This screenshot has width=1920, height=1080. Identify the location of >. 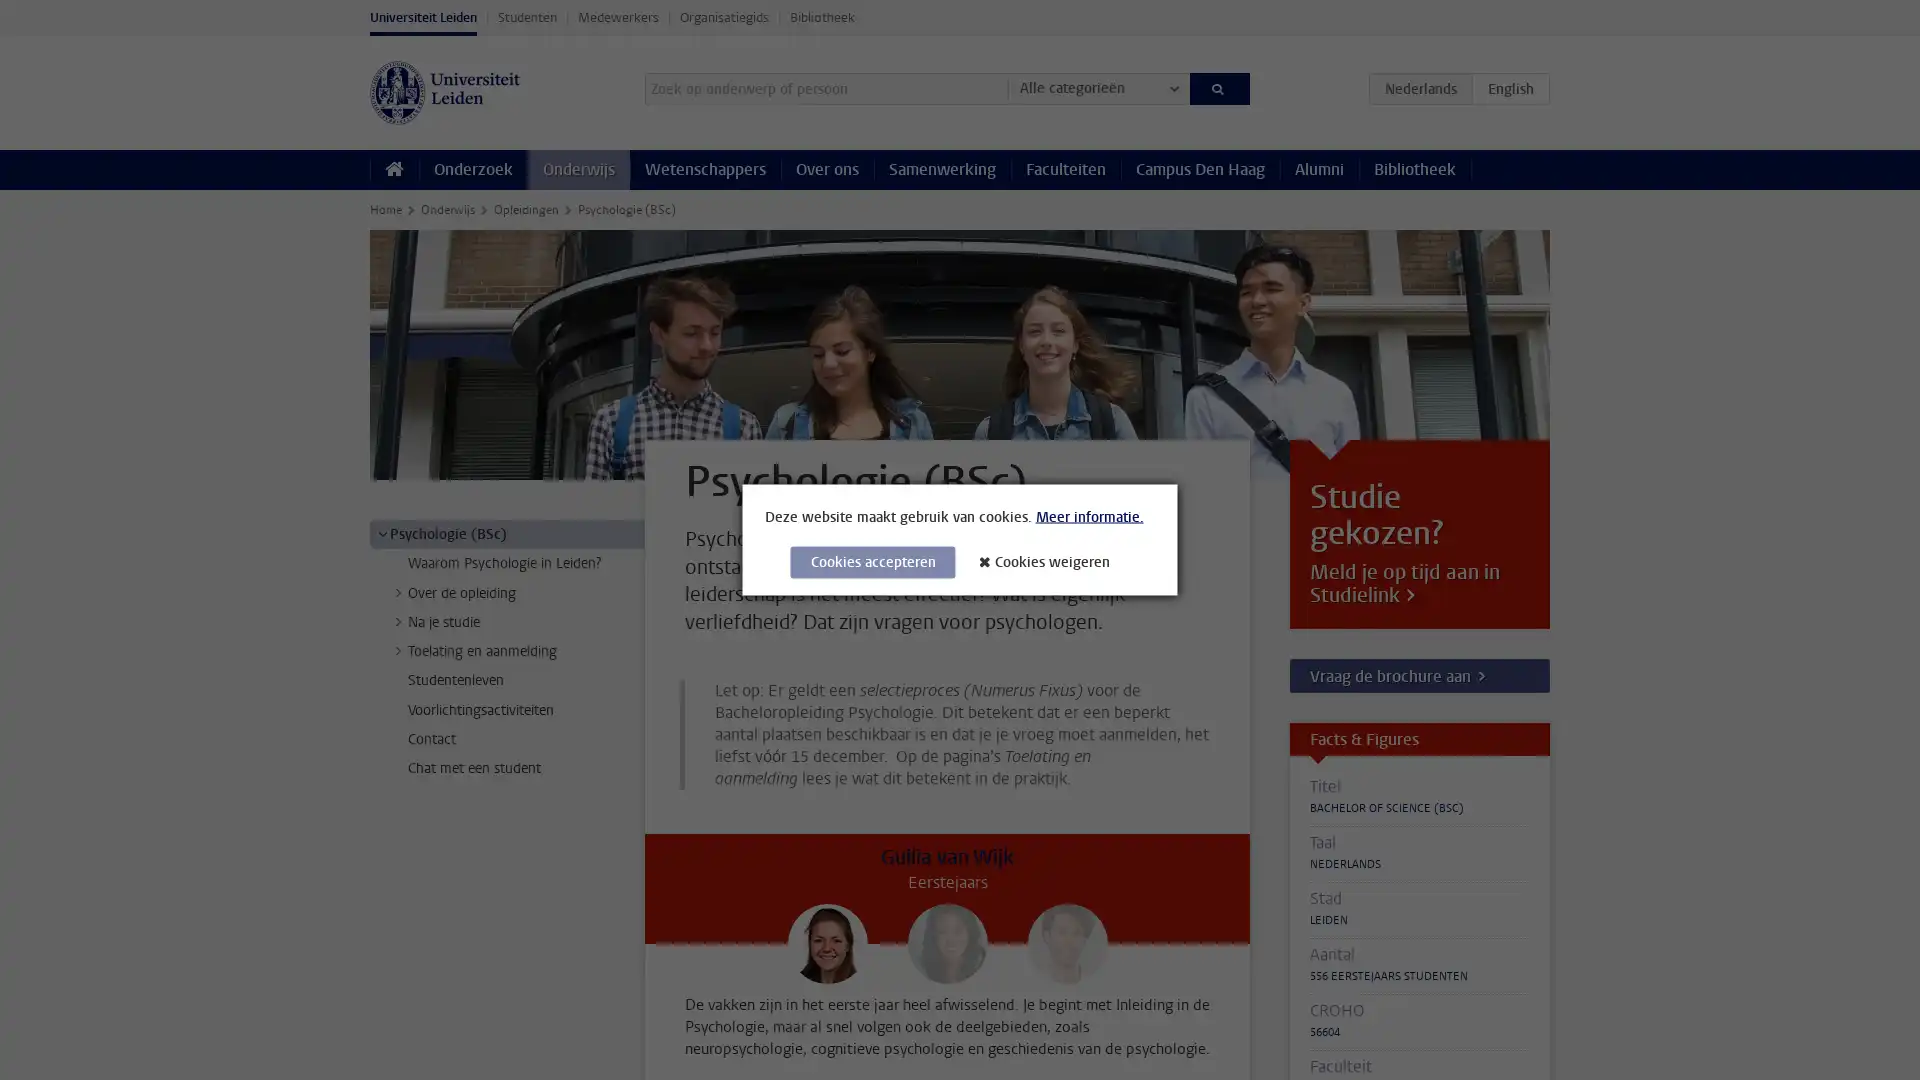
(398, 590).